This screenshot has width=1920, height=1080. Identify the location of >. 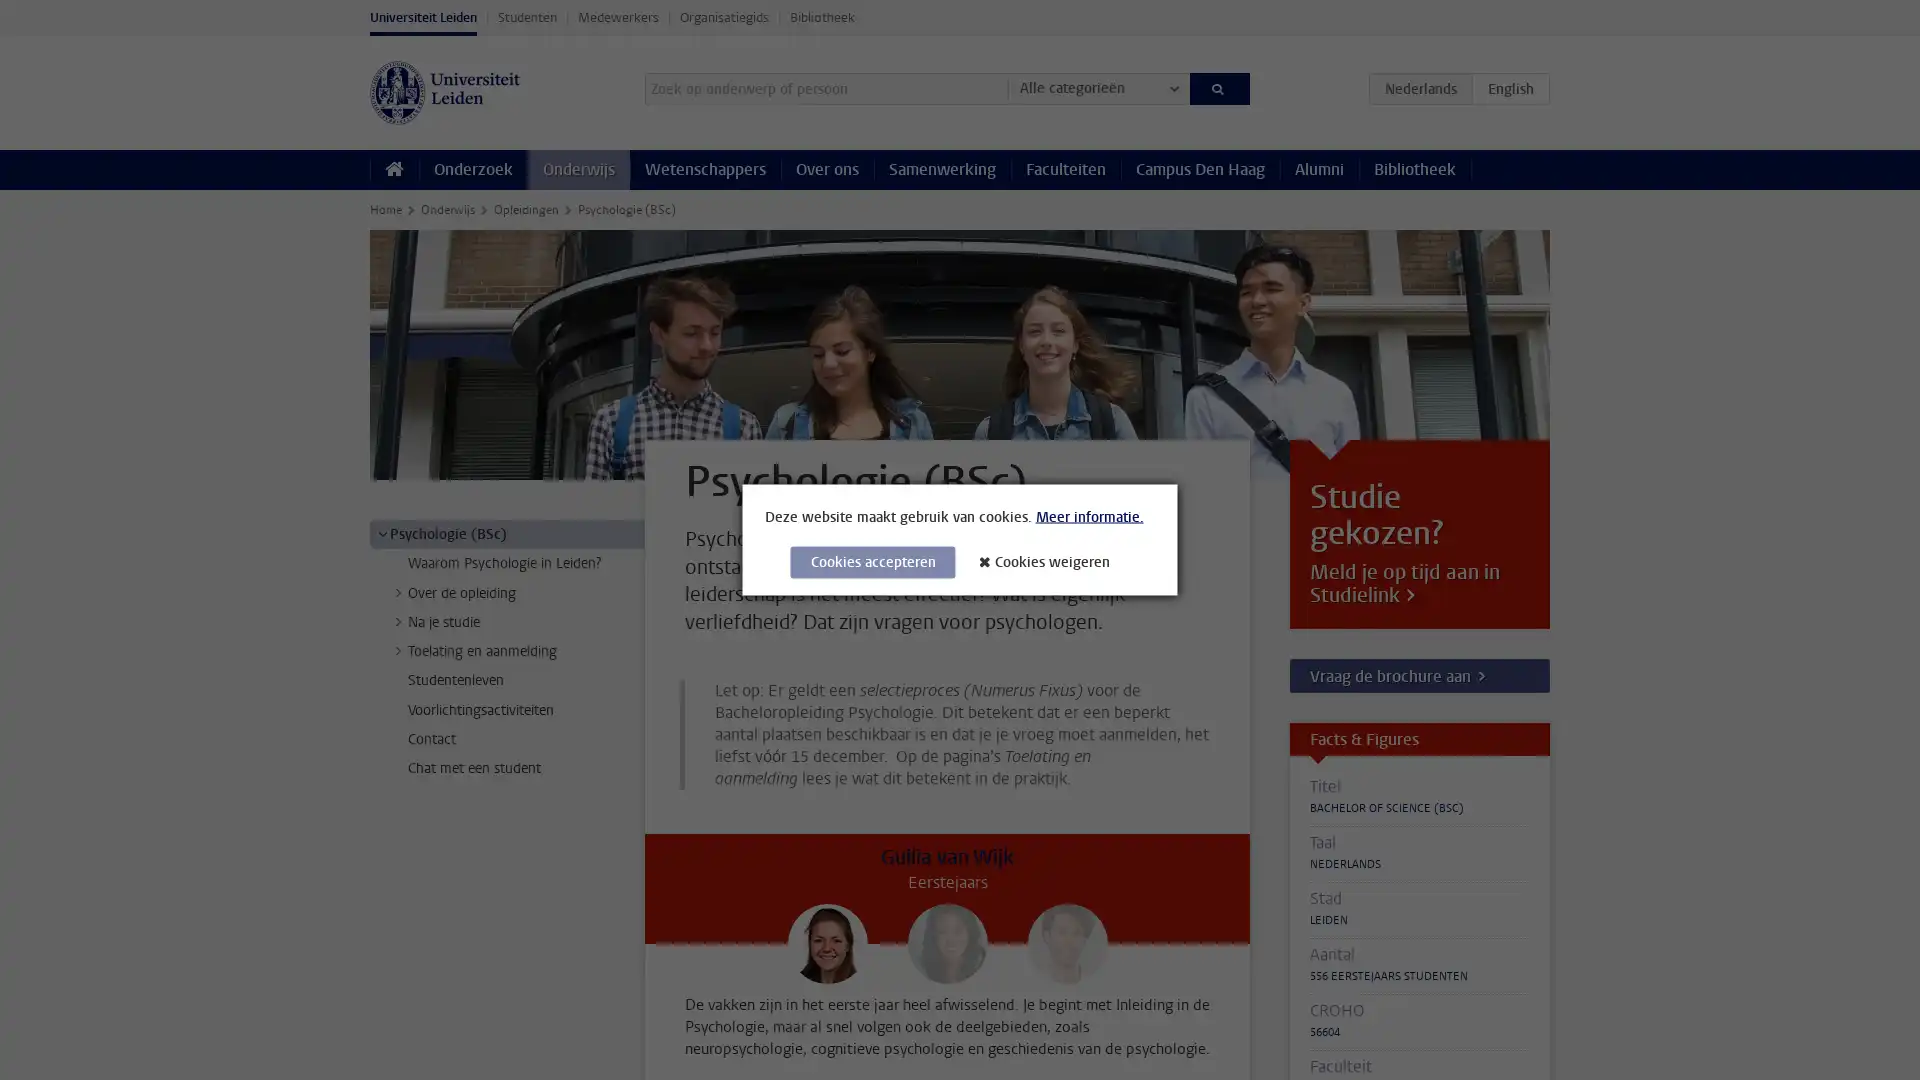
(398, 590).